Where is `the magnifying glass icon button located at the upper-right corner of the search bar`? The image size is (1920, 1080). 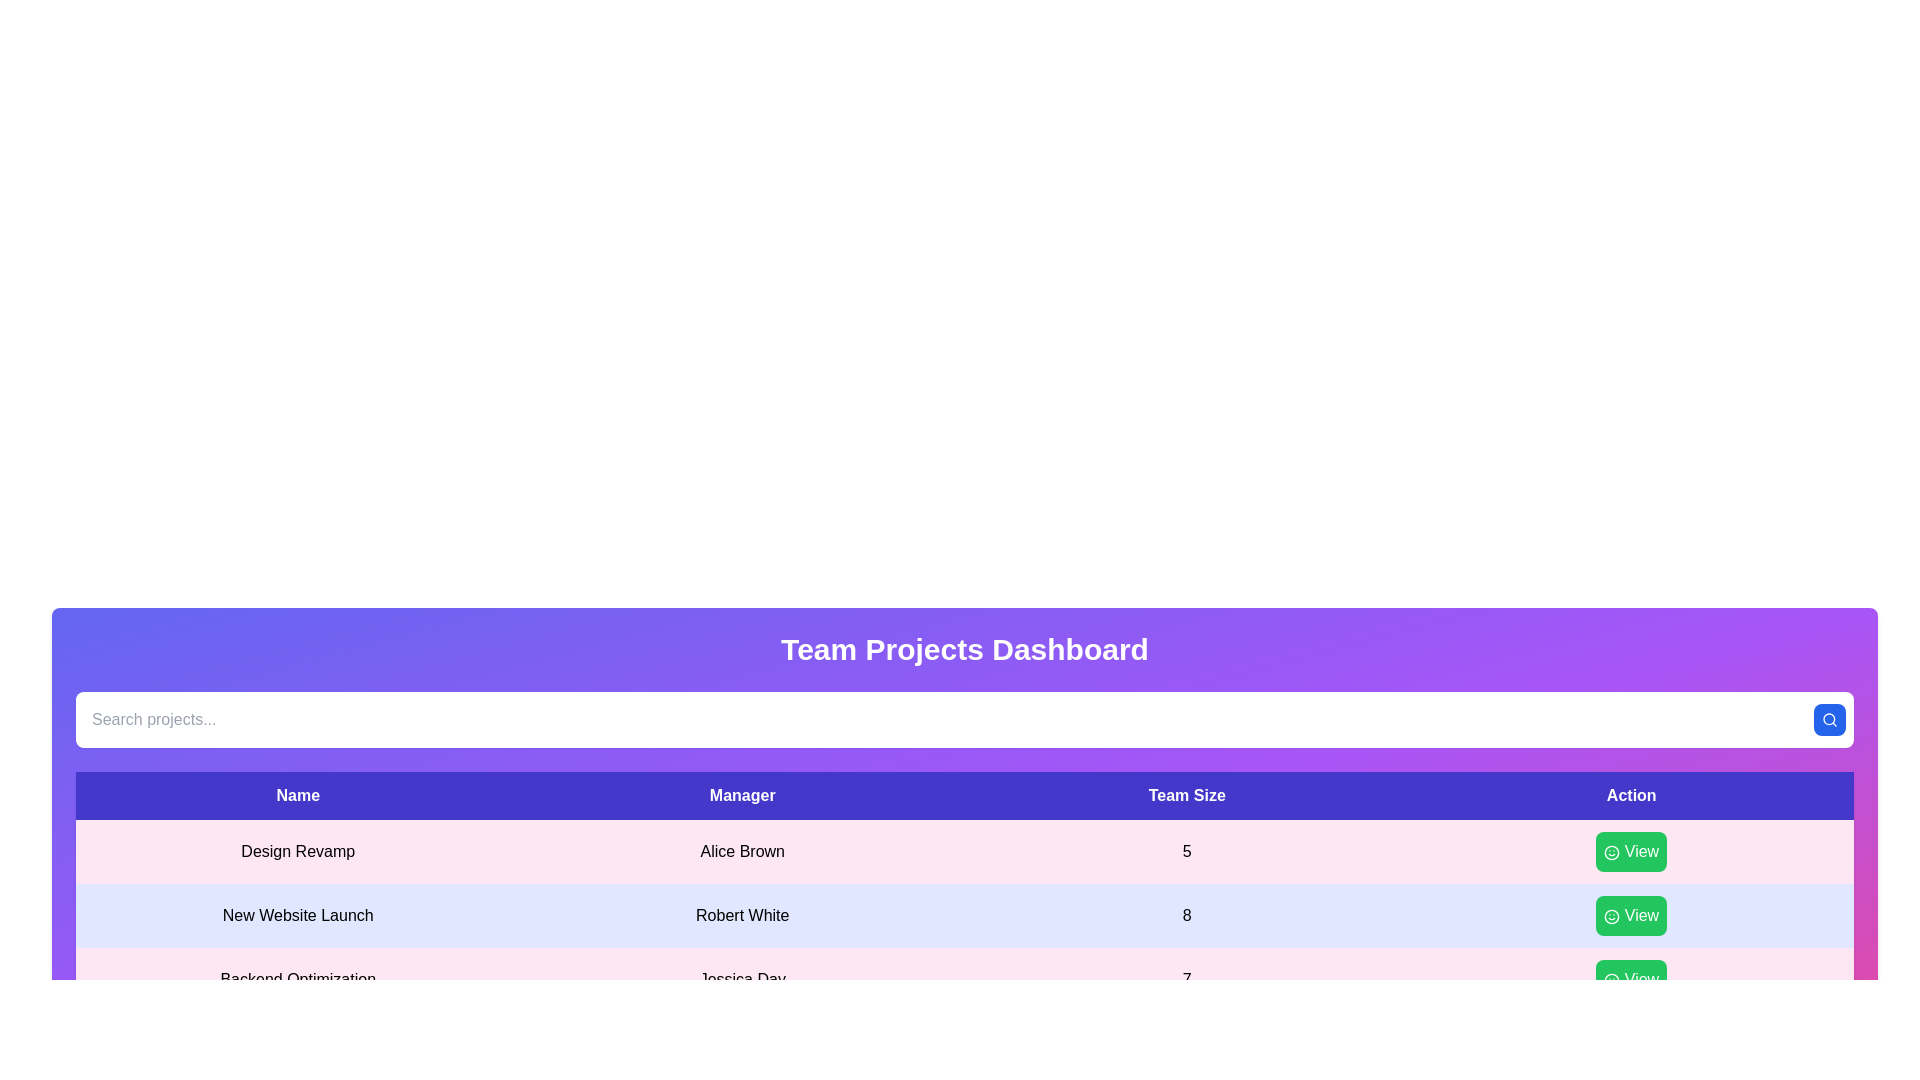
the magnifying glass icon button located at the upper-right corner of the search bar is located at coordinates (1829, 720).